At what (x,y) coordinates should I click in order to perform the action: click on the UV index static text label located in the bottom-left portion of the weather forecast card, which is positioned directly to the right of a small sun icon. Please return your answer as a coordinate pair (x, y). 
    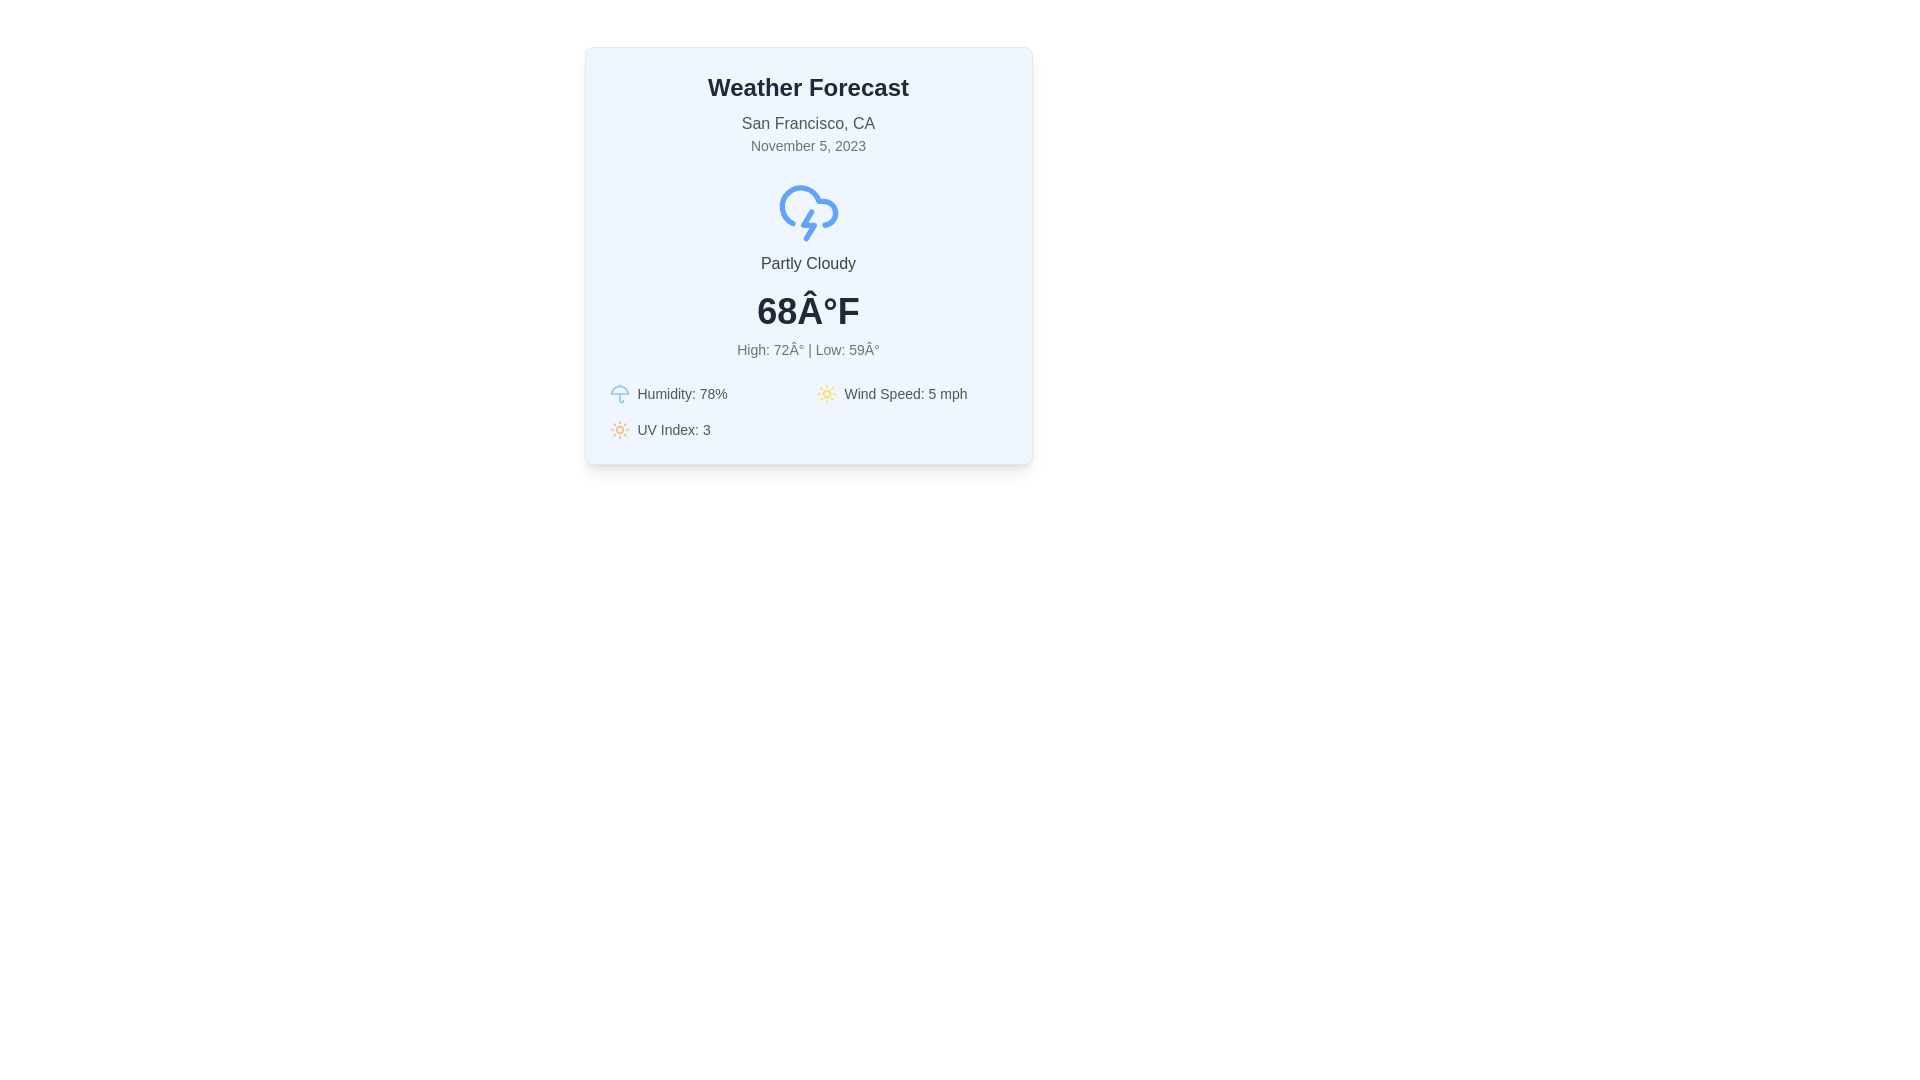
    Looking at the image, I should click on (674, 428).